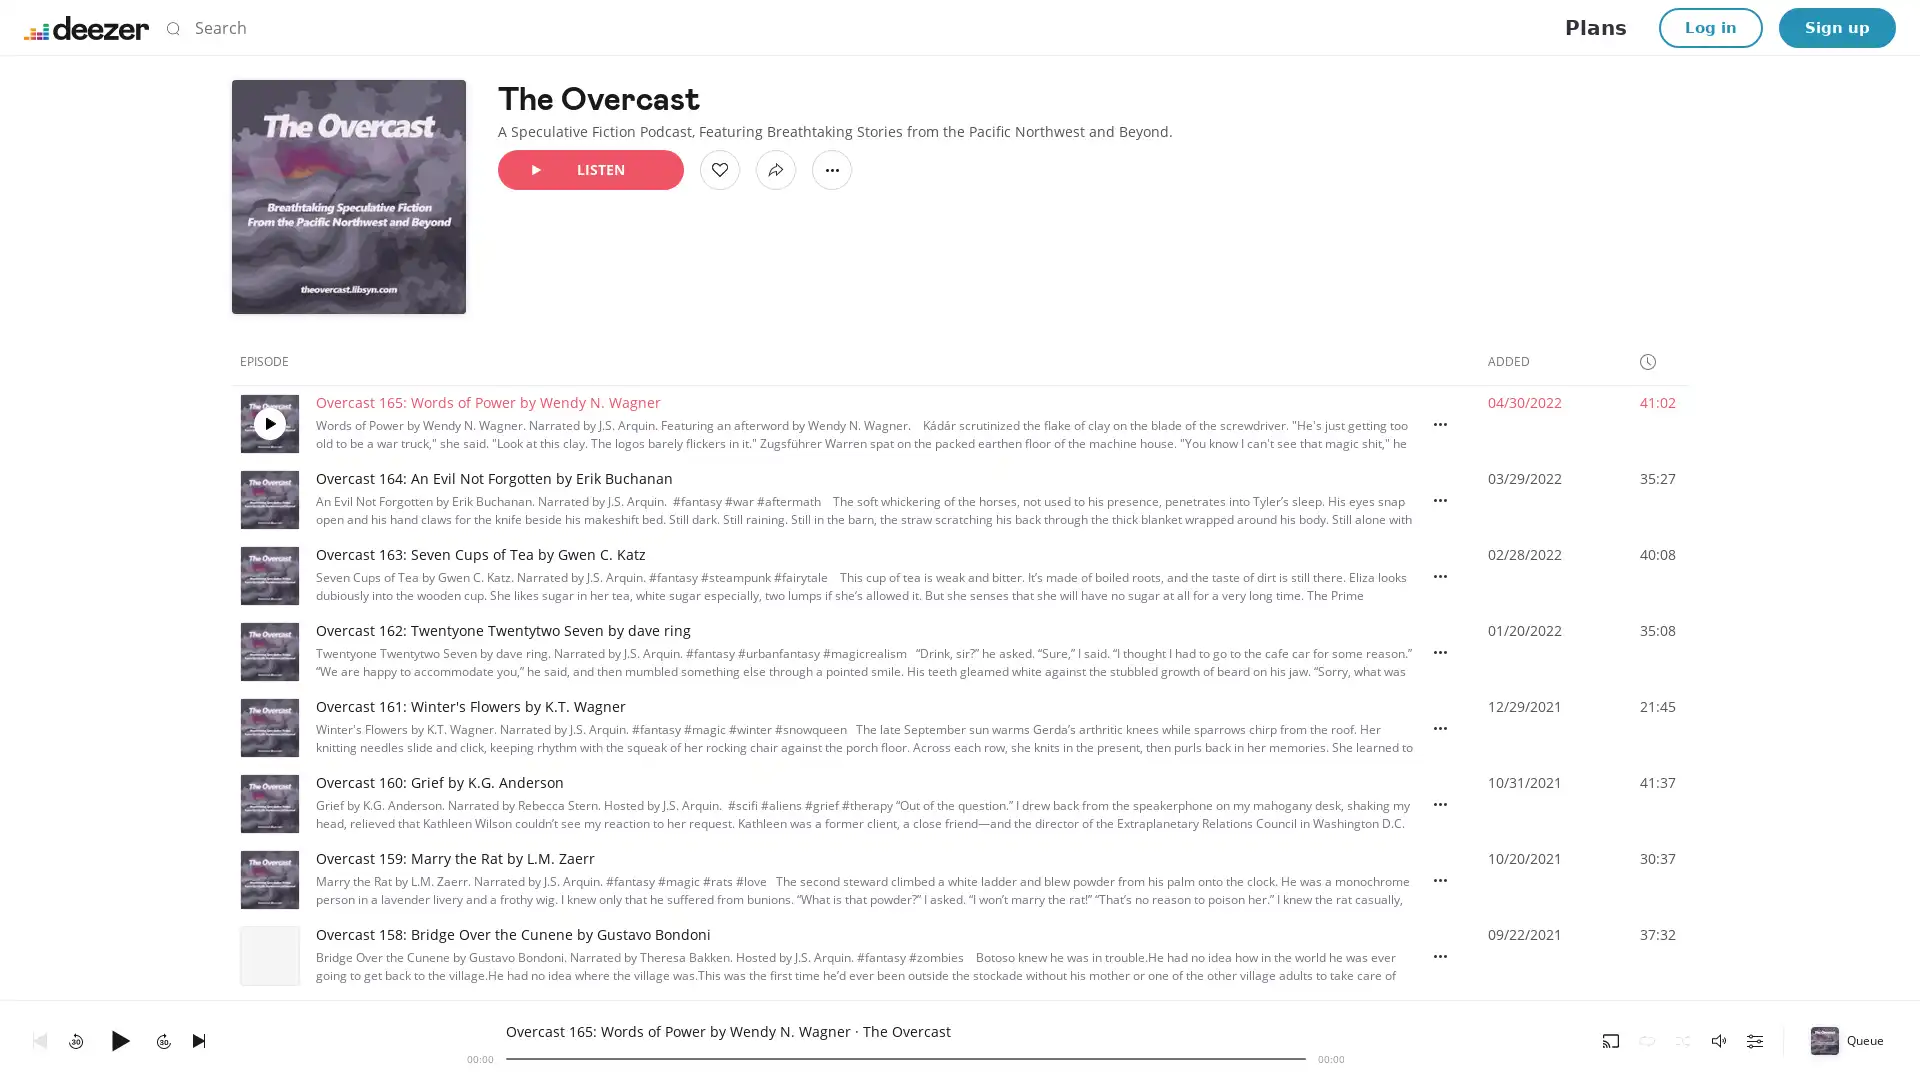 The width and height of the screenshot is (1920, 1080). What do you see at coordinates (268, 728) in the screenshot?
I see `Play Overcast 161: Winter's Flowers by K.T. Wagner by The Overcast` at bounding box center [268, 728].